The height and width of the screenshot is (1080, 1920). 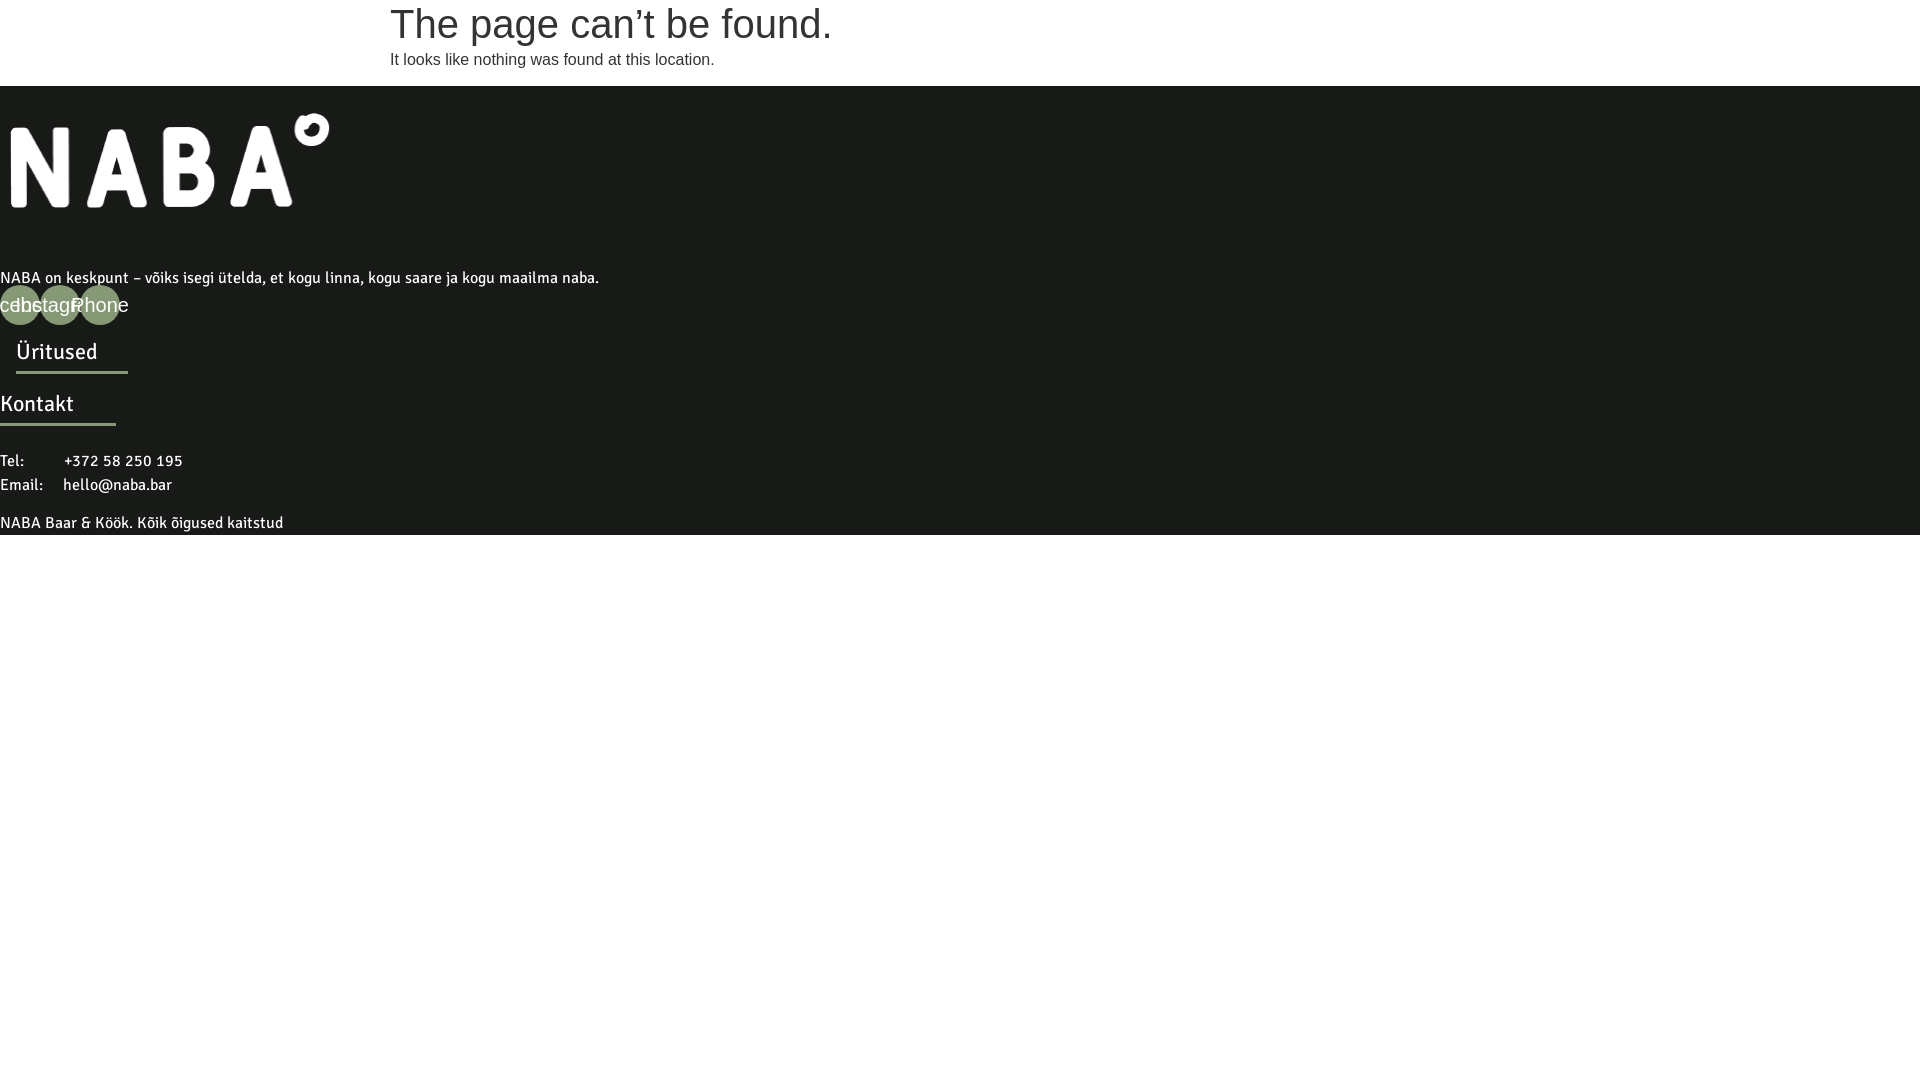 I want to click on 'Phone', so click(x=99, y=304).